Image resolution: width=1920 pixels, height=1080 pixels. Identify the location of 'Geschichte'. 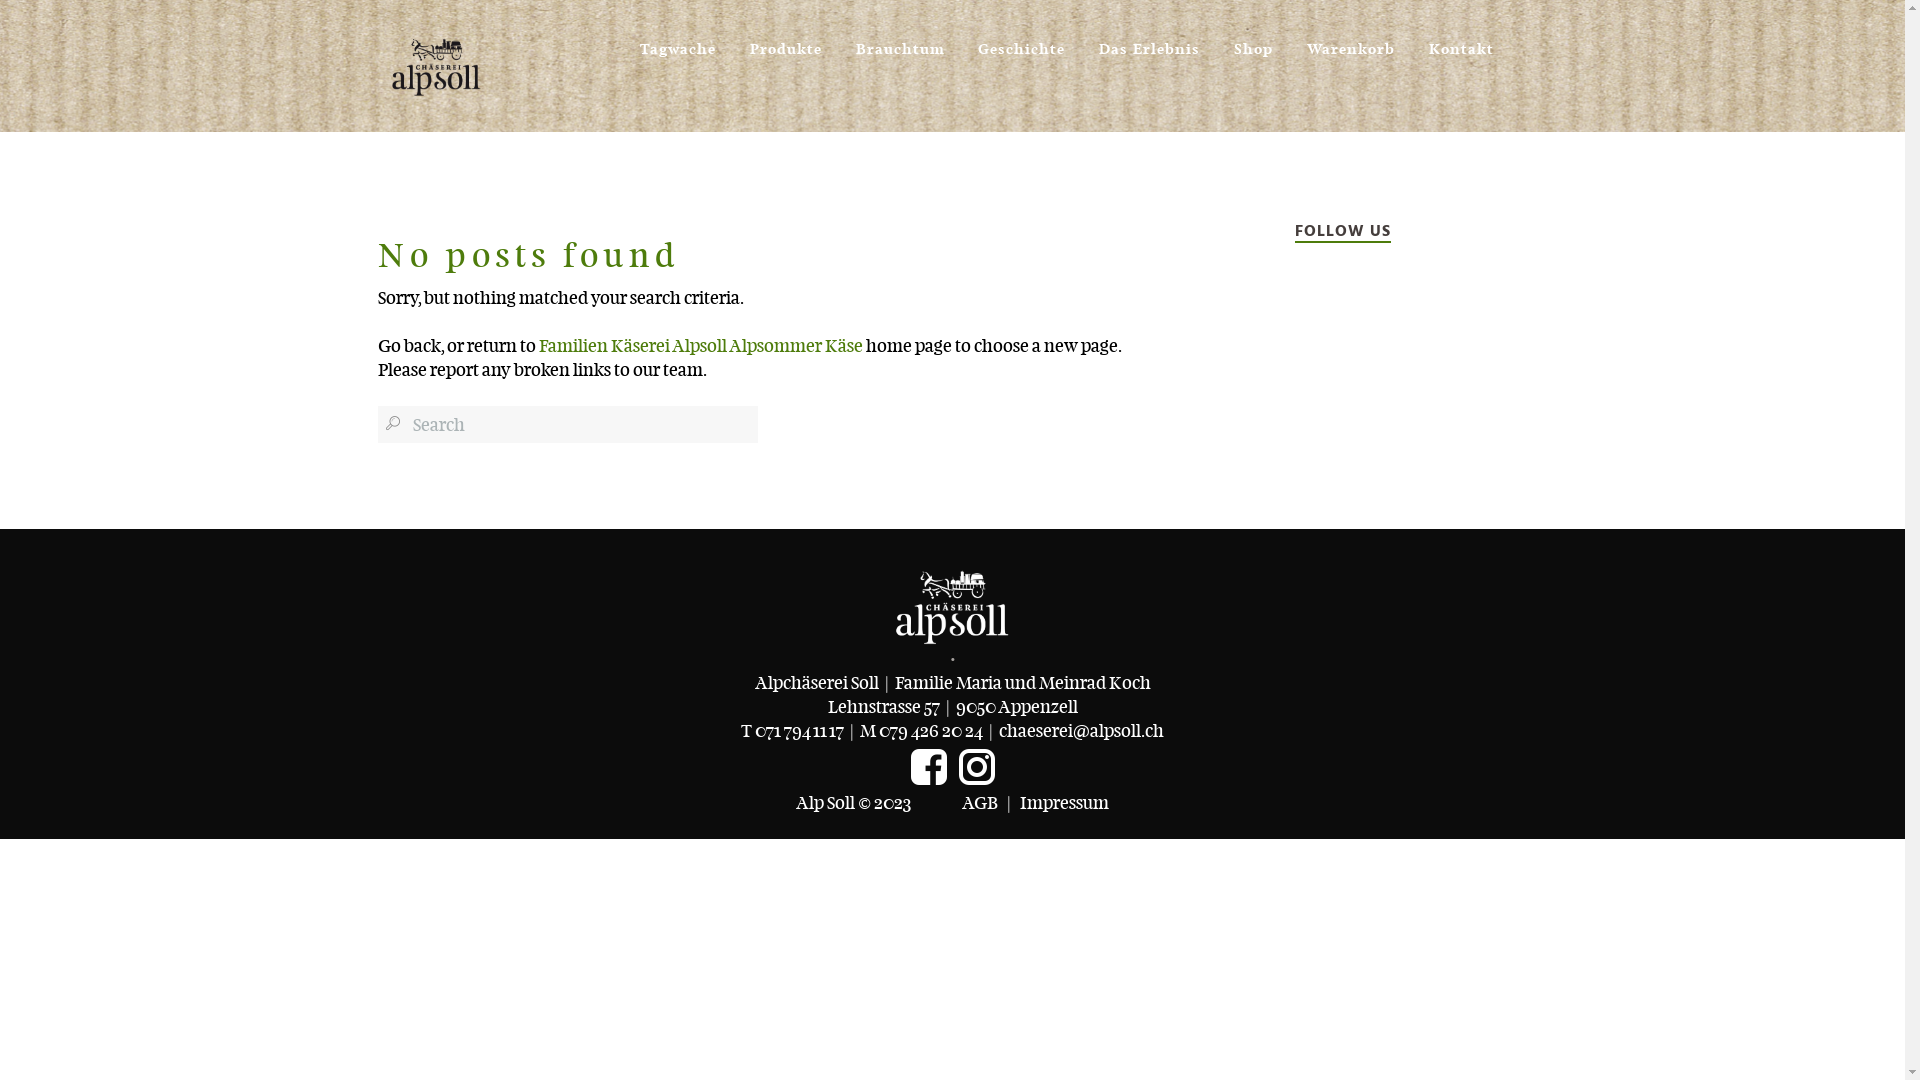
(978, 40).